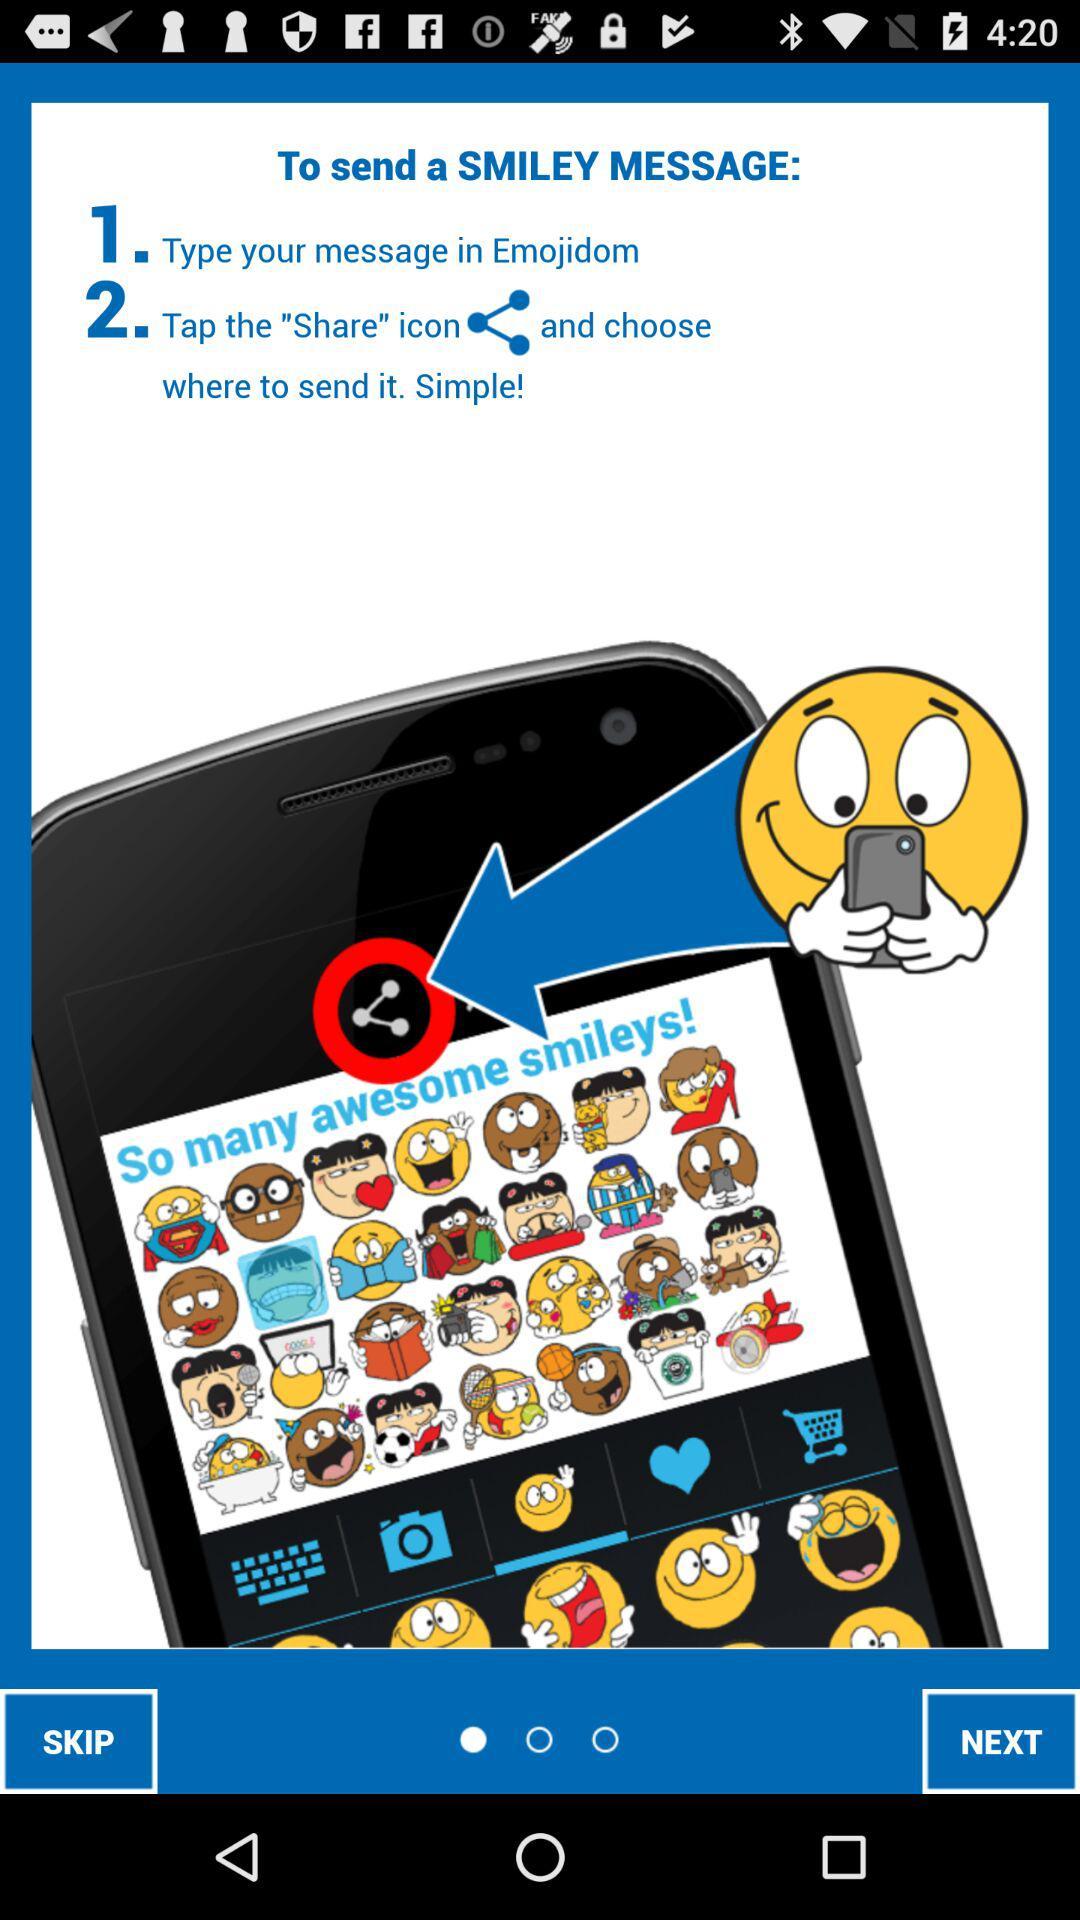 This screenshot has width=1080, height=1920. Describe the element at coordinates (77, 1740) in the screenshot. I see `skip at the bottom left corner` at that location.